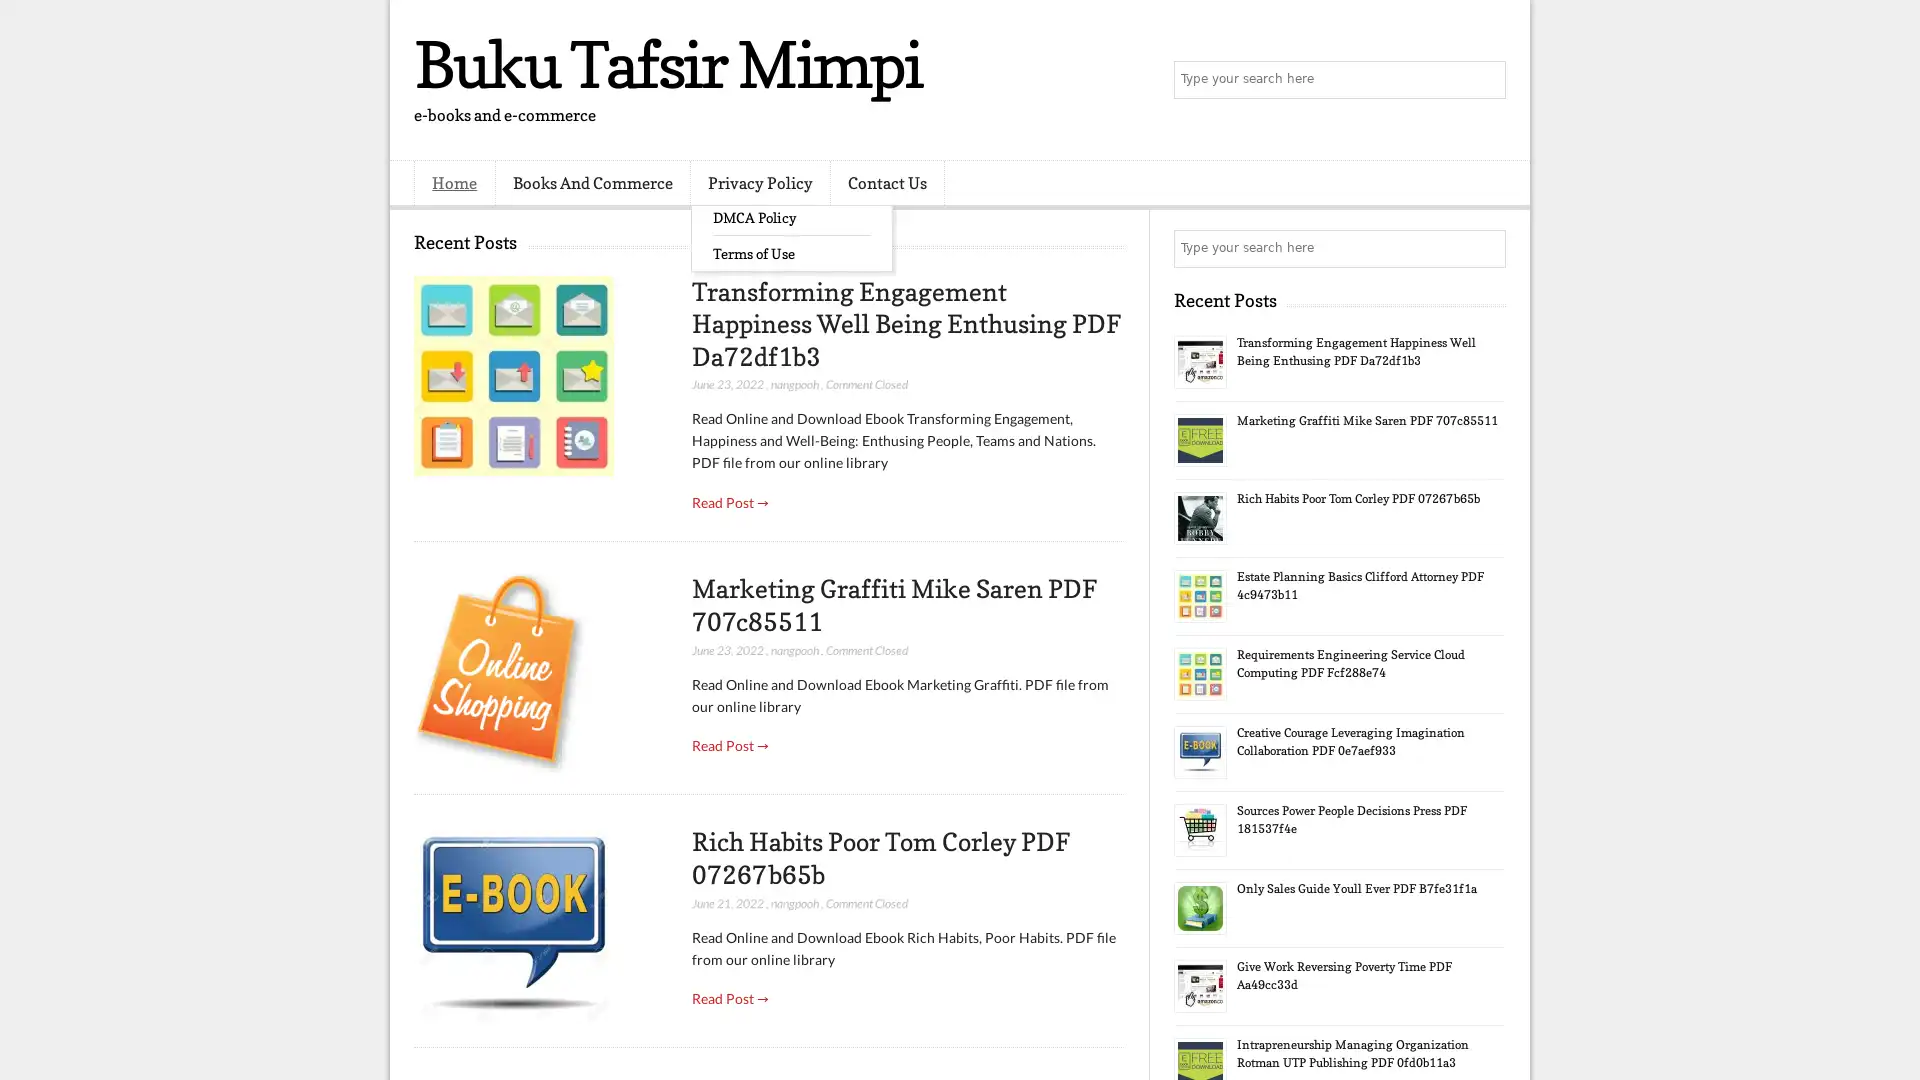 This screenshot has height=1080, width=1920. Describe the element at coordinates (1485, 80) in the screenshot. I see `Search` at that location.